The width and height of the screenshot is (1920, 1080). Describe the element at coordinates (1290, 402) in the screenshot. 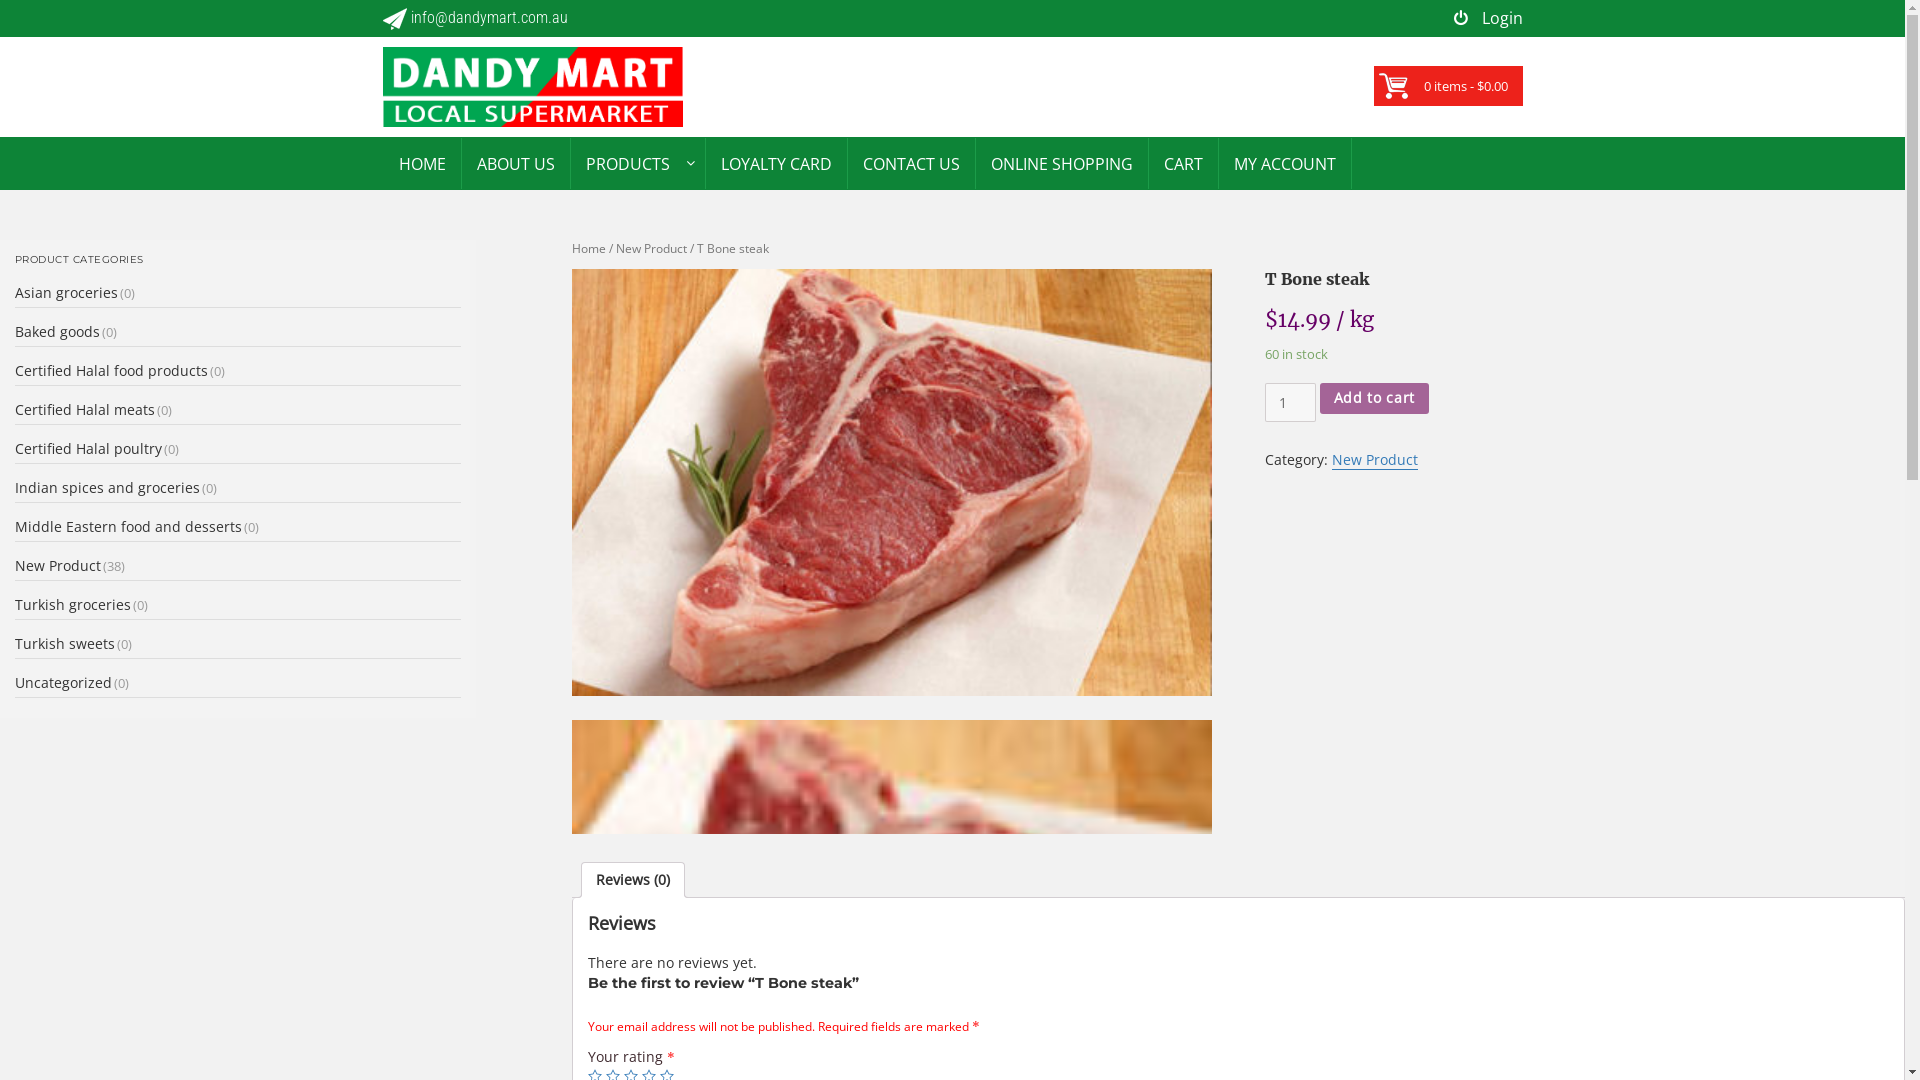

I see `'Qty'` at that location.